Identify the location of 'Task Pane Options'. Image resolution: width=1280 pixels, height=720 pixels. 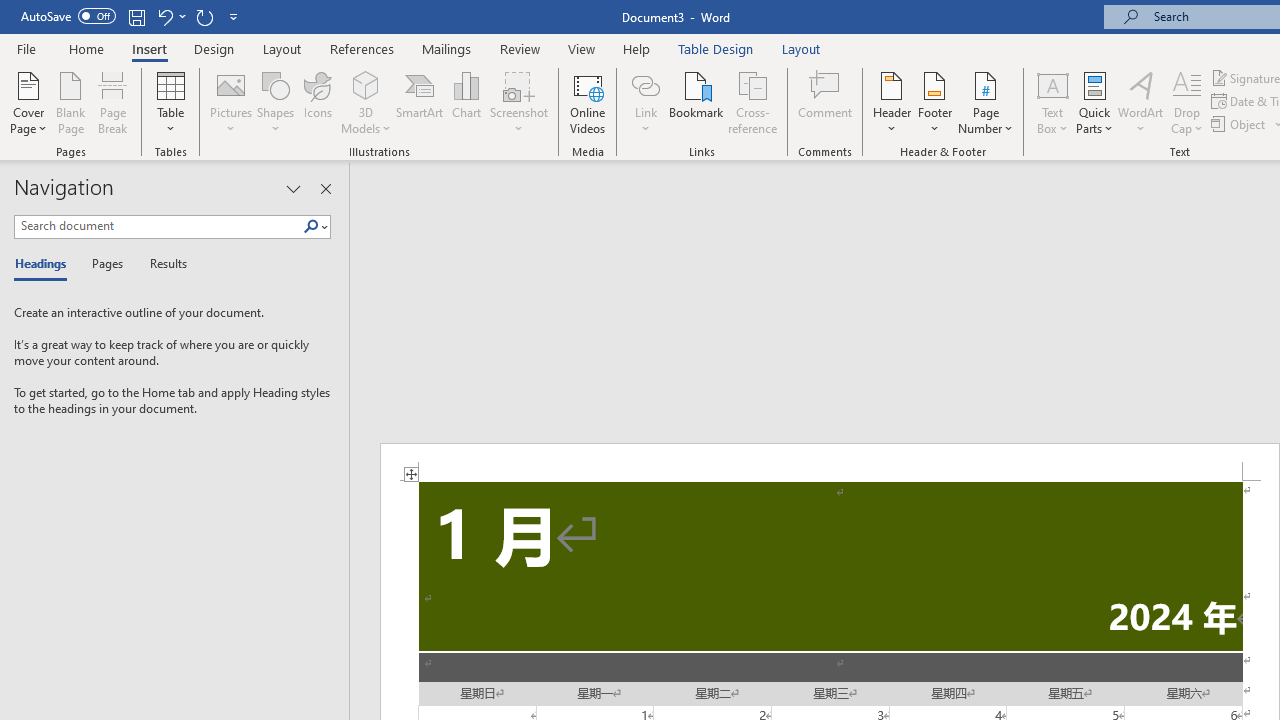
(292, 189).